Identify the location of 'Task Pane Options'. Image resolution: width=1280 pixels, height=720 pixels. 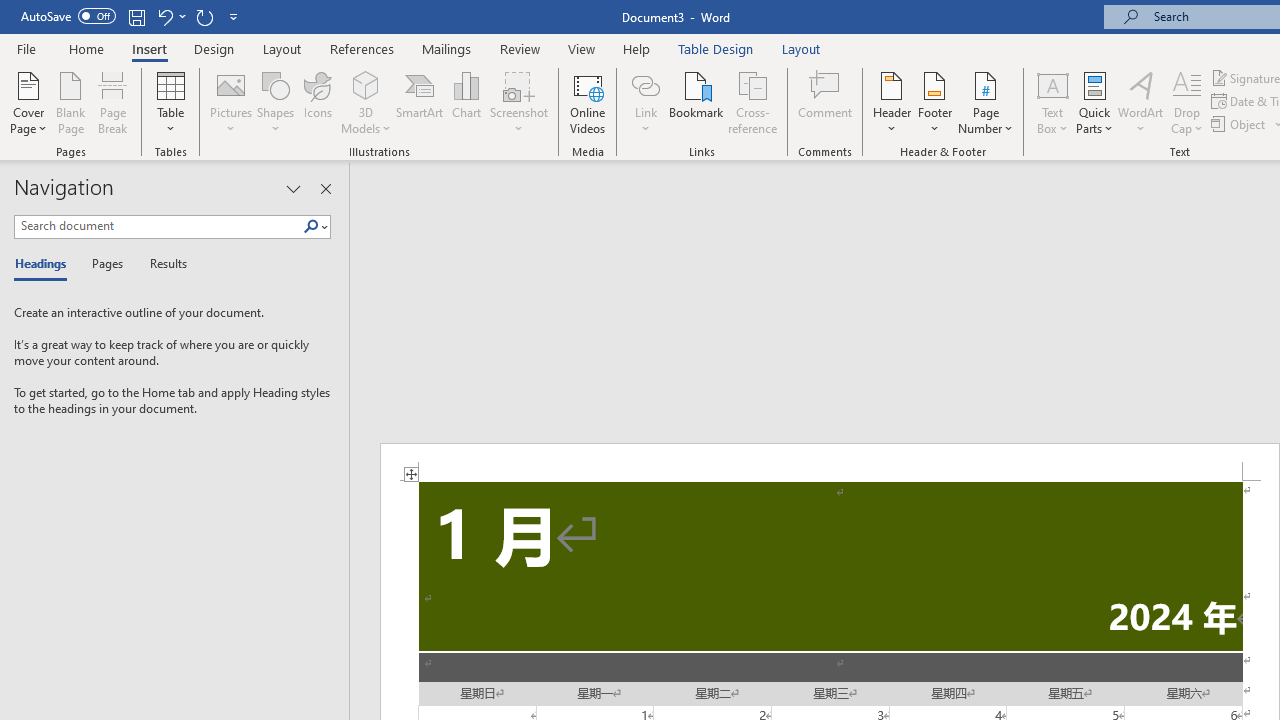
(292, 189).